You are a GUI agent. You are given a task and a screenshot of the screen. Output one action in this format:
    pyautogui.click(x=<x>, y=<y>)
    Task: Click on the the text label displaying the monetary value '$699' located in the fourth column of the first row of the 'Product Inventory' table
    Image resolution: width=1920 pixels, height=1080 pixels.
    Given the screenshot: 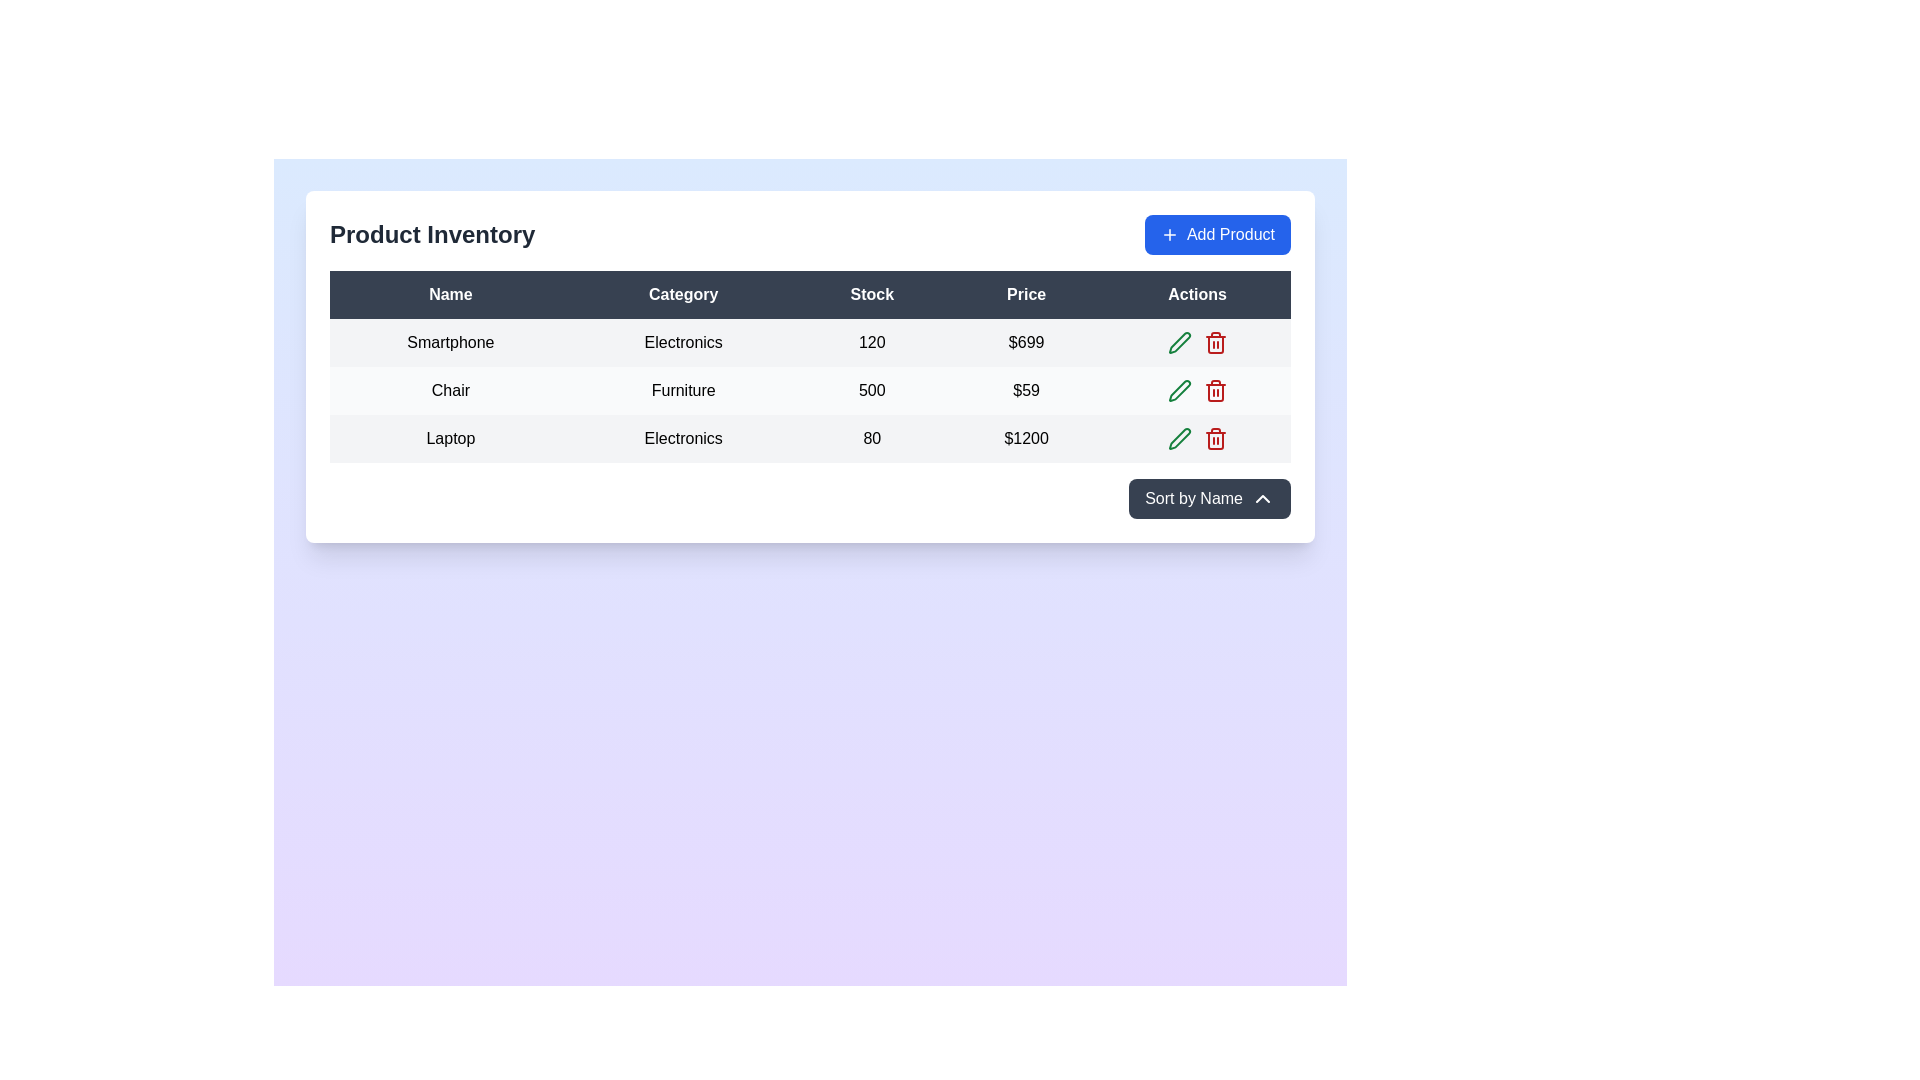 What is the action you would take?
    pyautogui.click(x=1026, y=342)
    